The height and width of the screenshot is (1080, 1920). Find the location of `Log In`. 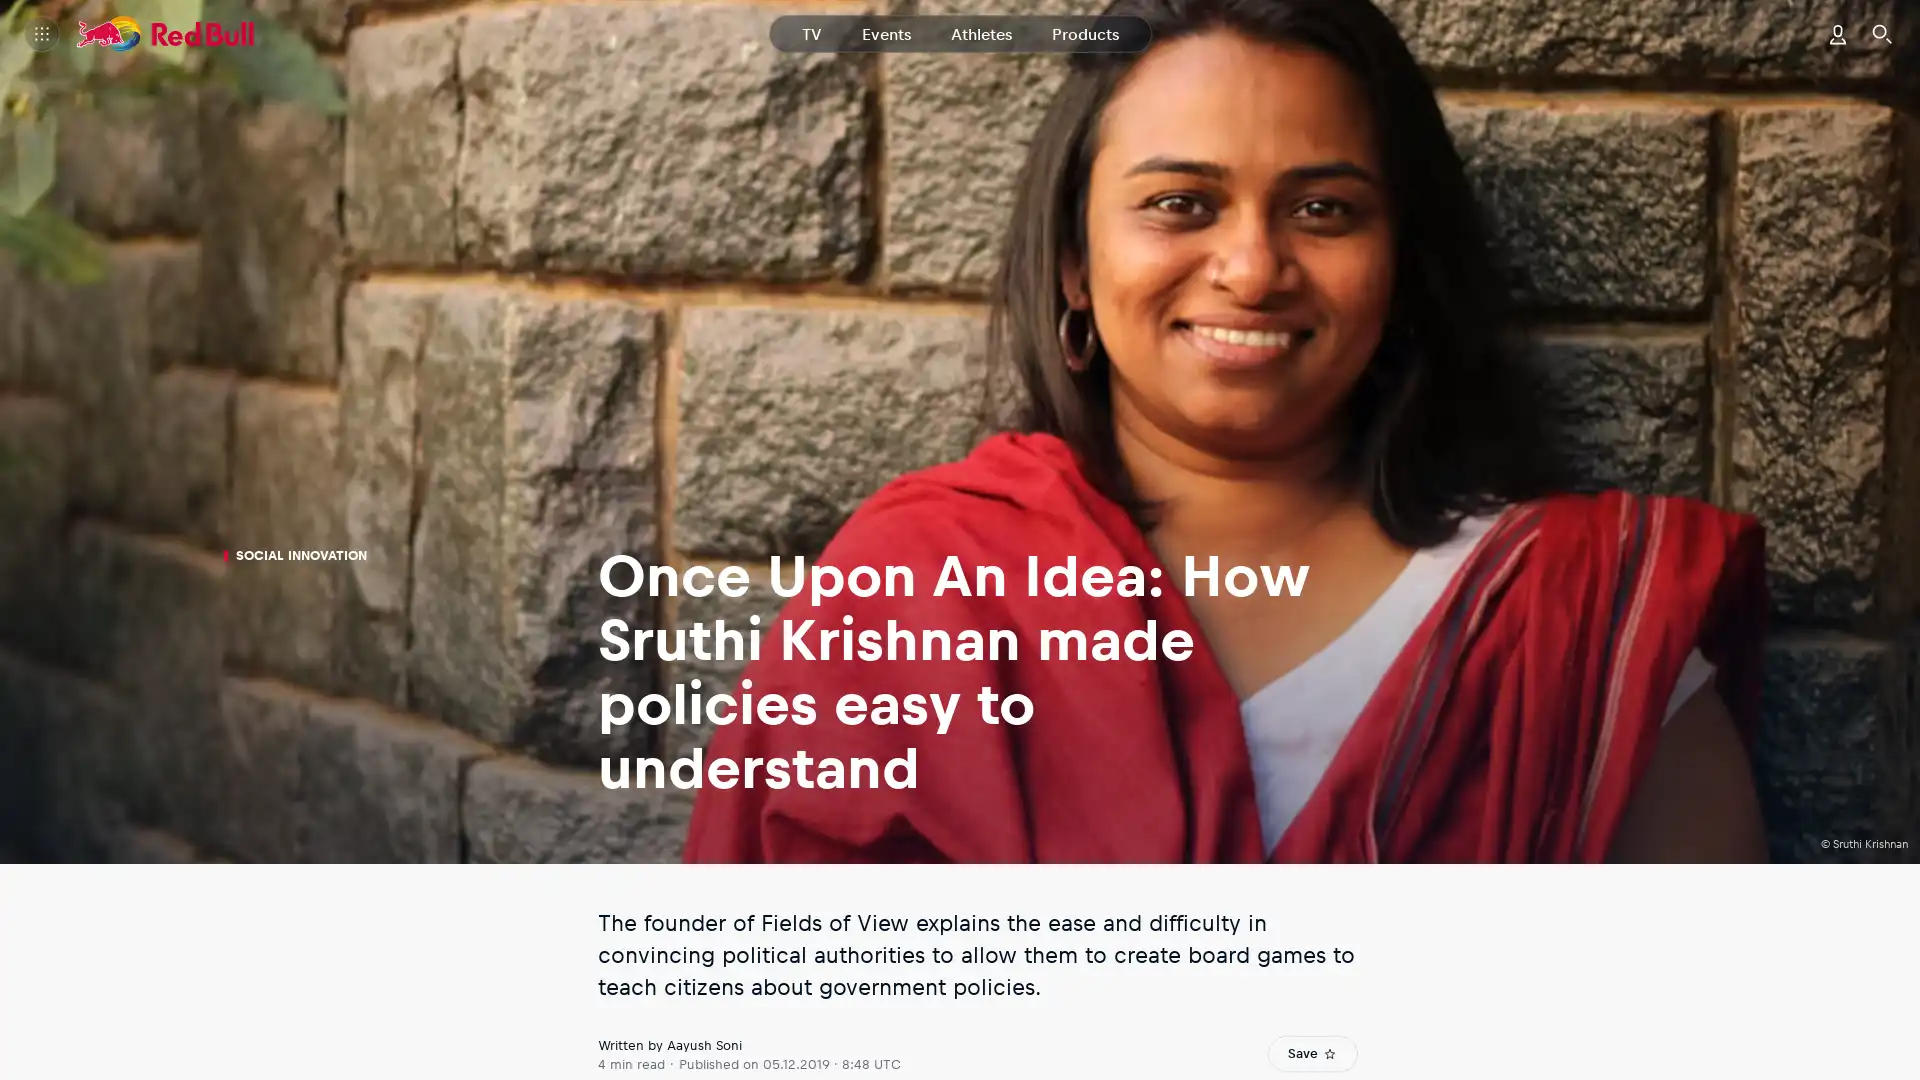

Log In is located at coordinates (1838, 34).